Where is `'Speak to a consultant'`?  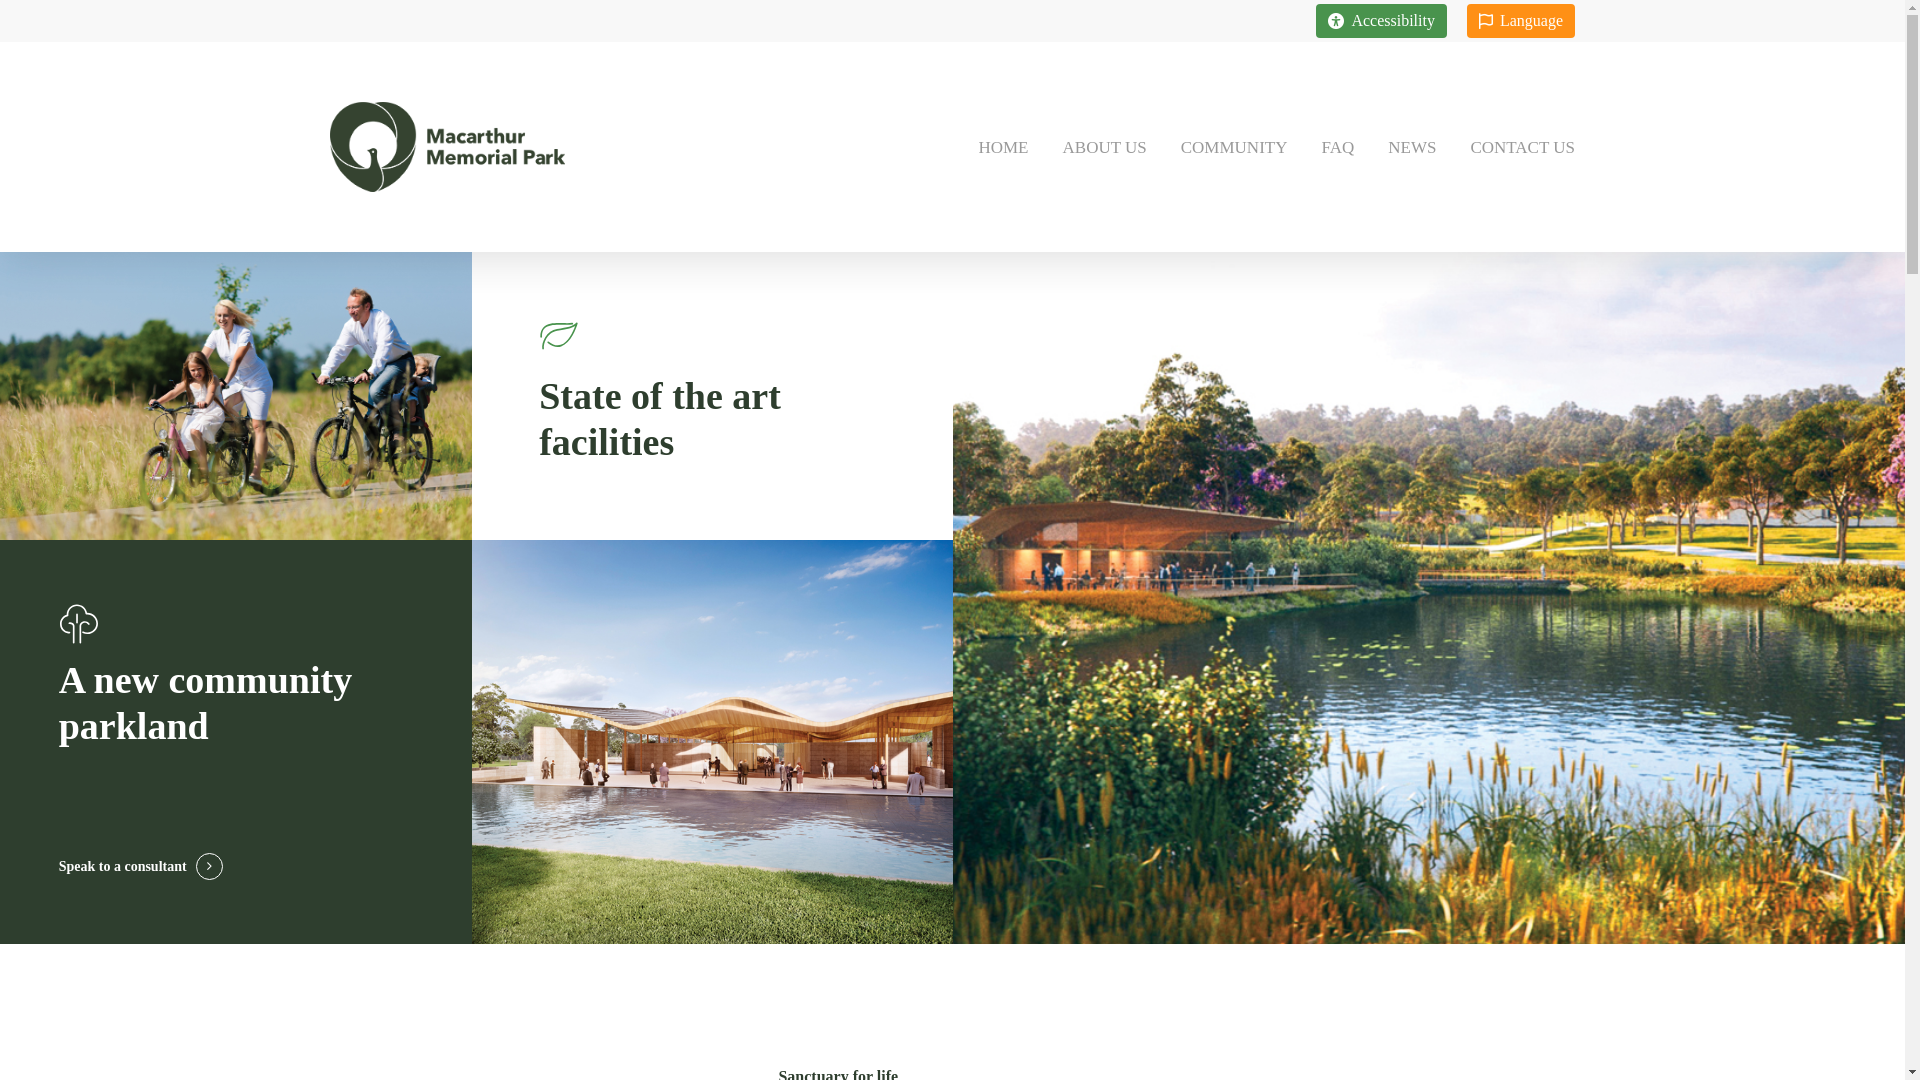
'Speak to a consultant' is located at coordinates (139, 866).